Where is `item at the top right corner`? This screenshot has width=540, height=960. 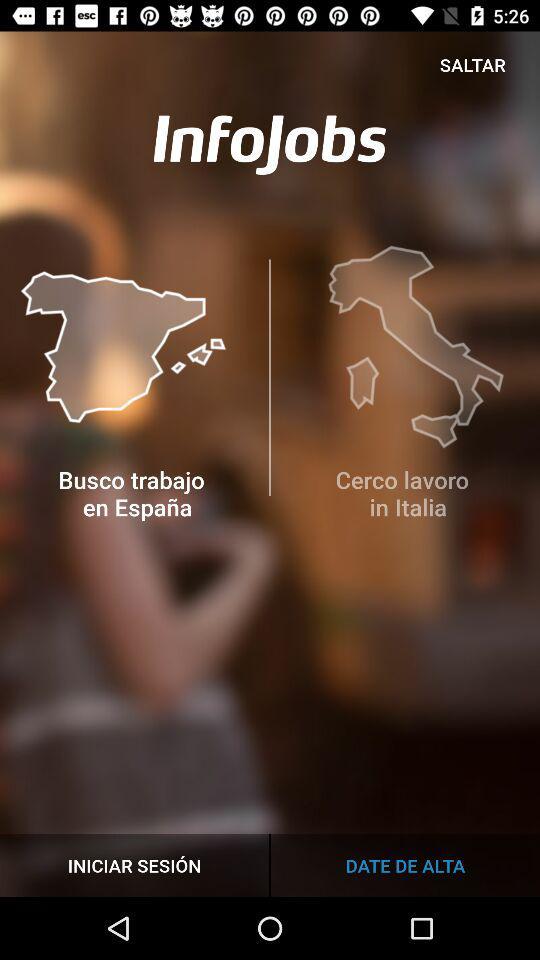 item at the top right corner is located at coordinates (472, 64).